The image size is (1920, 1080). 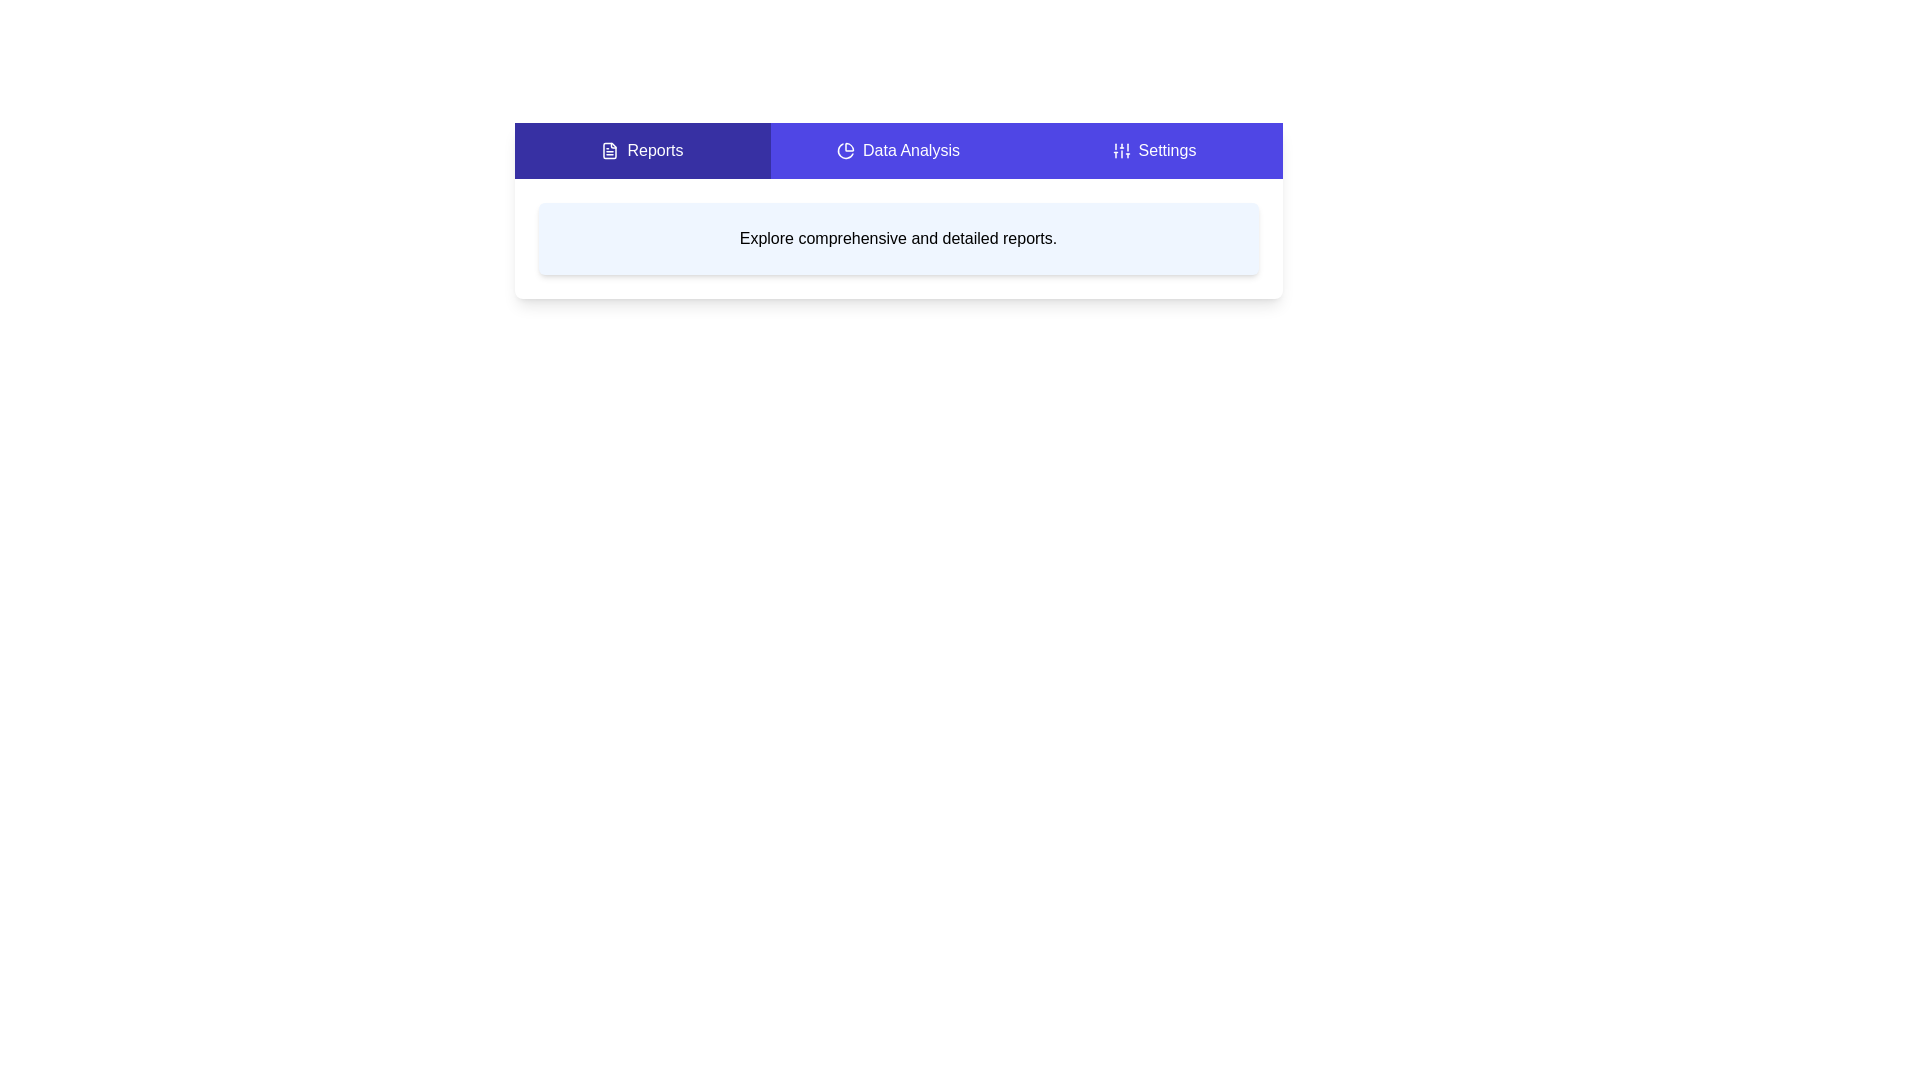 I want to click on the tab header labeled Reports, so click(x=642, y=149).